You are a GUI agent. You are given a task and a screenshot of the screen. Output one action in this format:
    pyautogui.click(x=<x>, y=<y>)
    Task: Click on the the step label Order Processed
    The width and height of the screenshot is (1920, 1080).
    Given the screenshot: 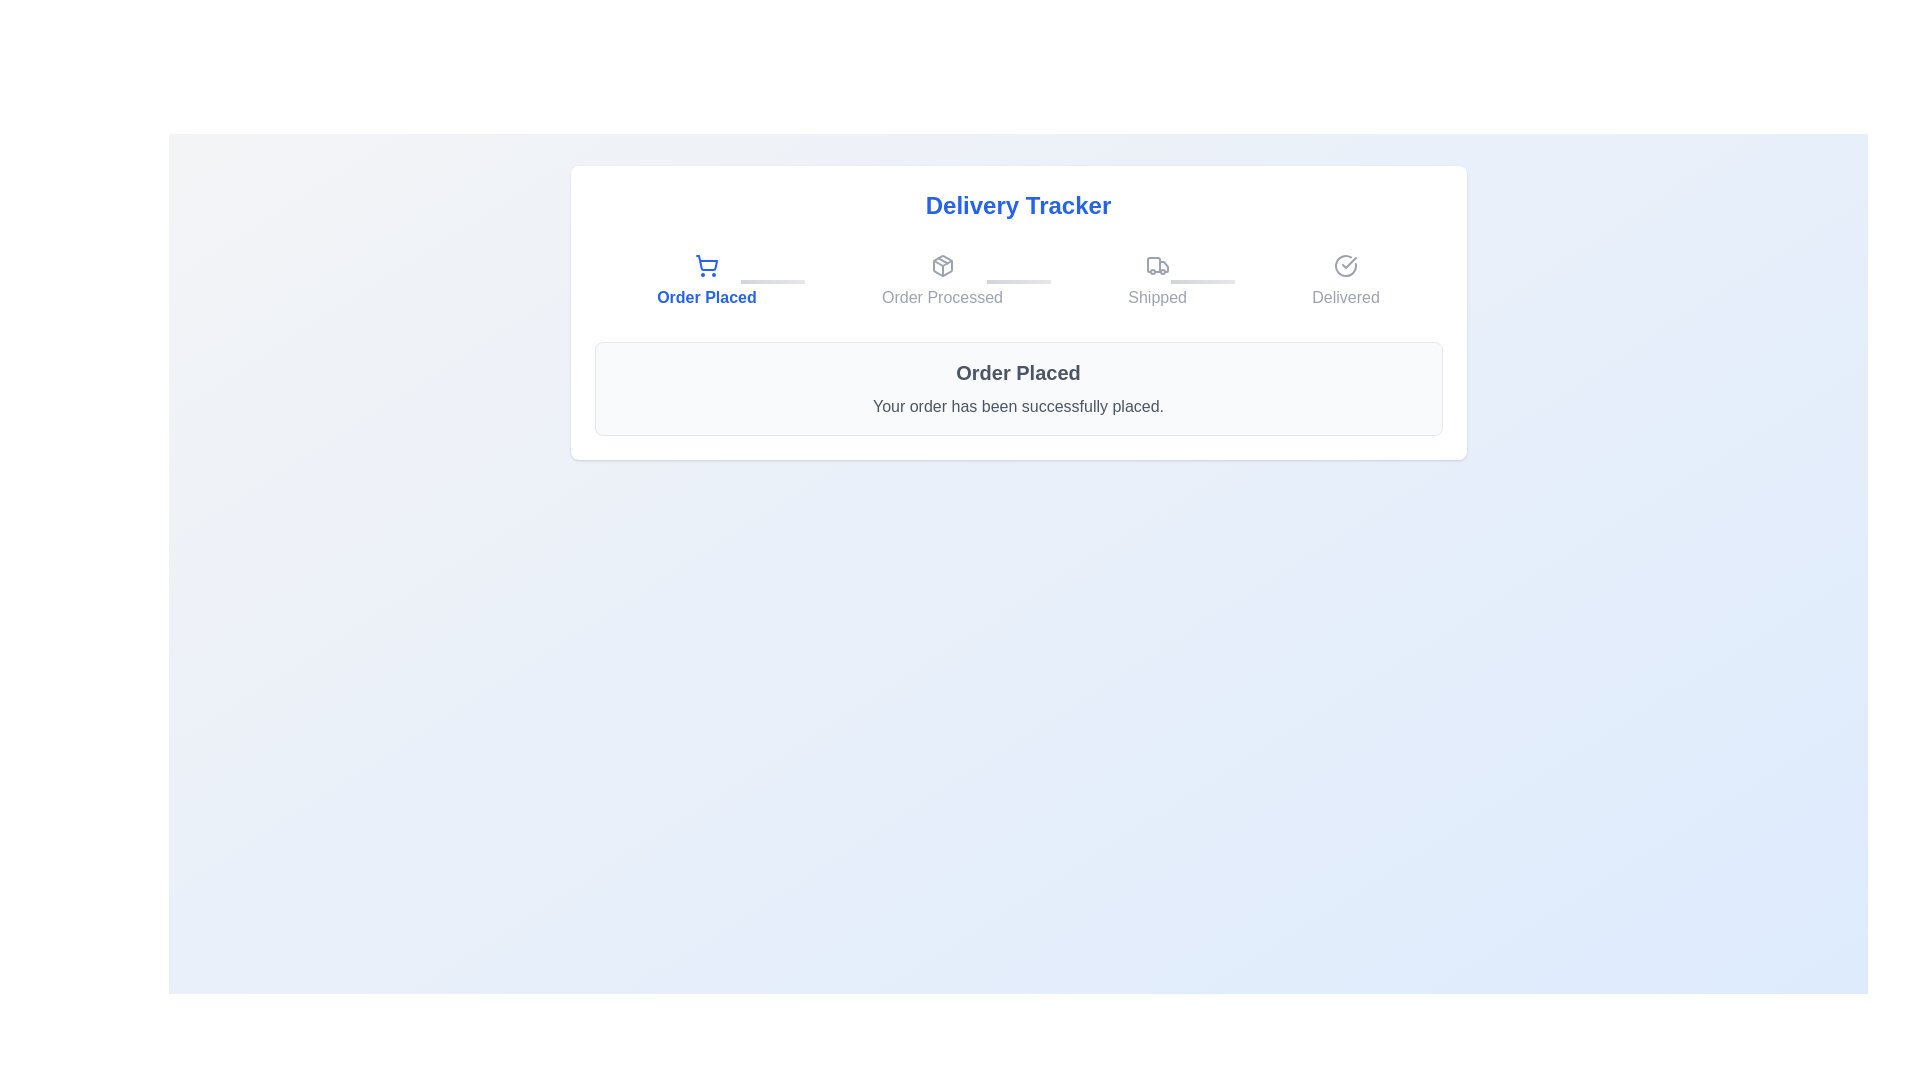 What is the action you would take?
    pyautogui.click(x=941, y=281)
    